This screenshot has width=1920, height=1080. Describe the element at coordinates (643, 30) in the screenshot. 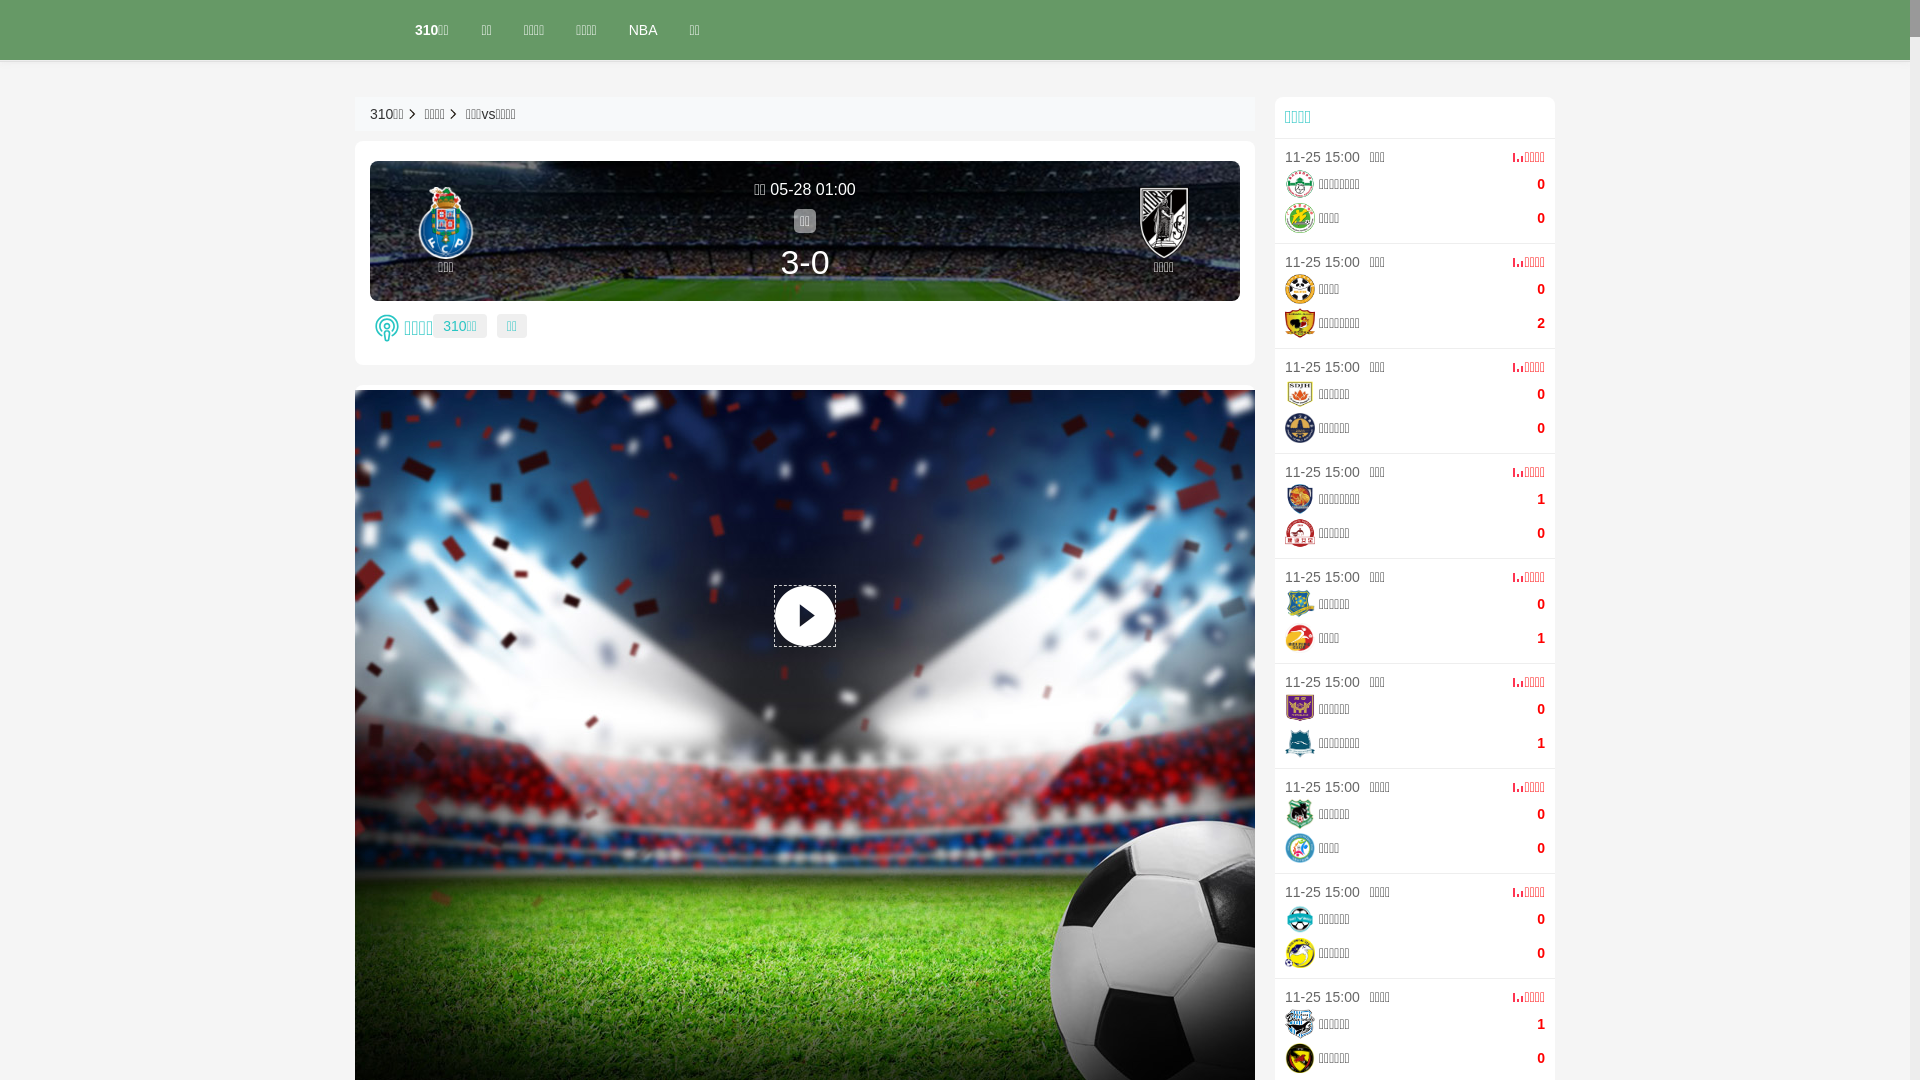

I see `'NBA'` at that location.